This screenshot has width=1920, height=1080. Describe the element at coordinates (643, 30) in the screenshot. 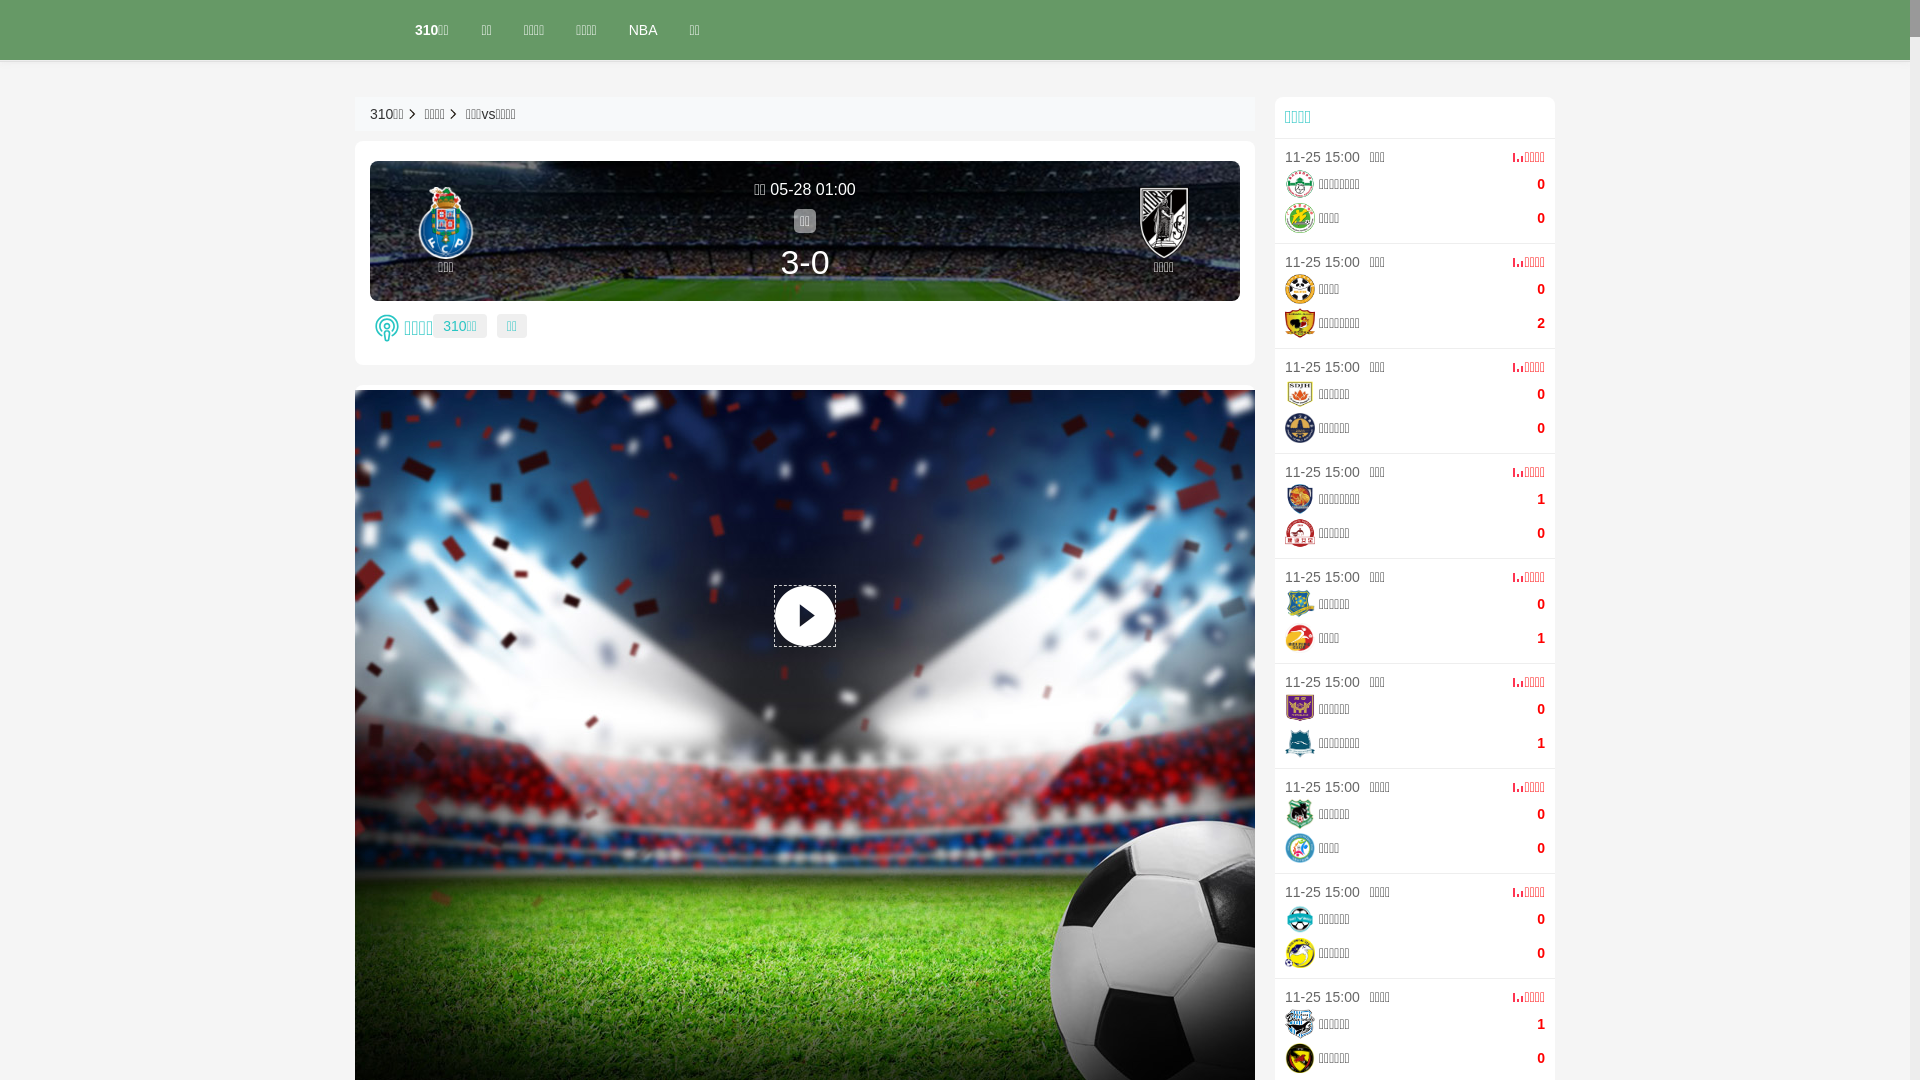

I see `'NBA'` at that location.